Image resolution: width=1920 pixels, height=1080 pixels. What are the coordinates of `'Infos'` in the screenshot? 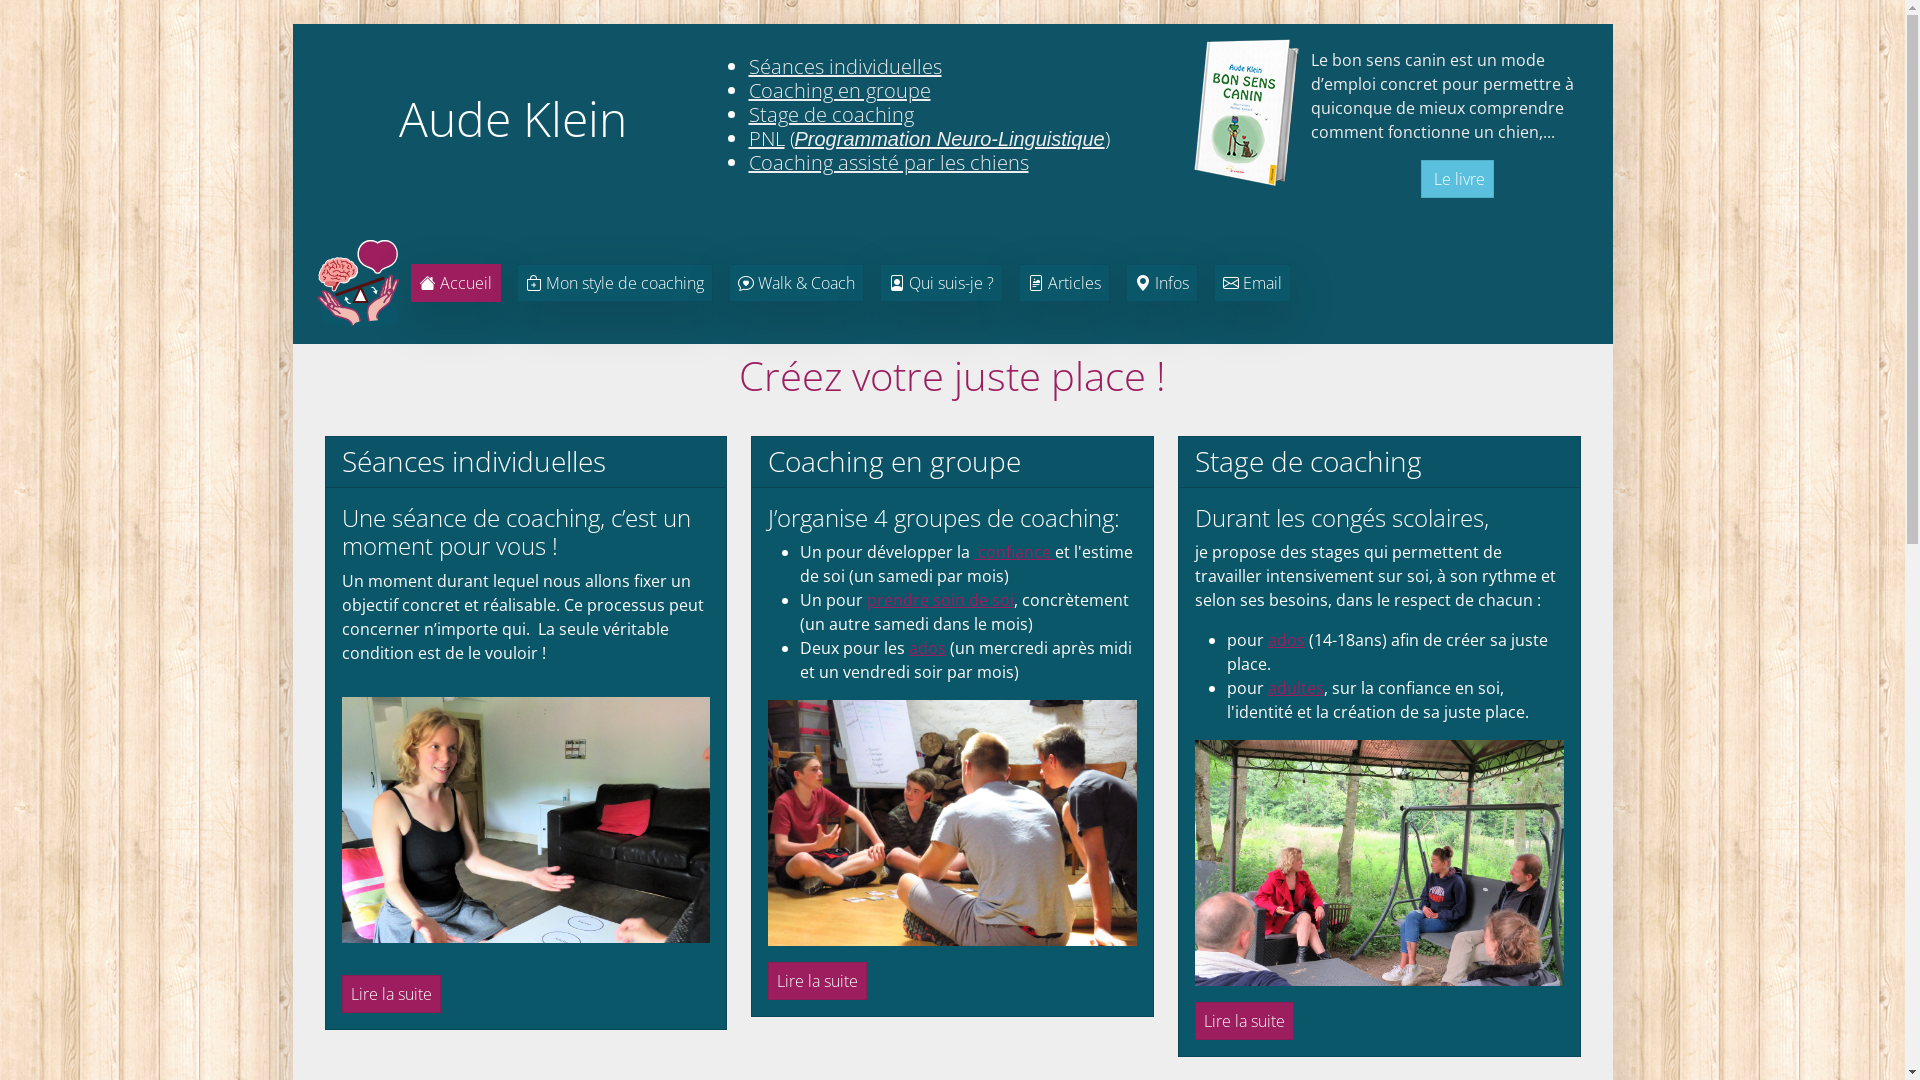 It's located at (1161, 282).